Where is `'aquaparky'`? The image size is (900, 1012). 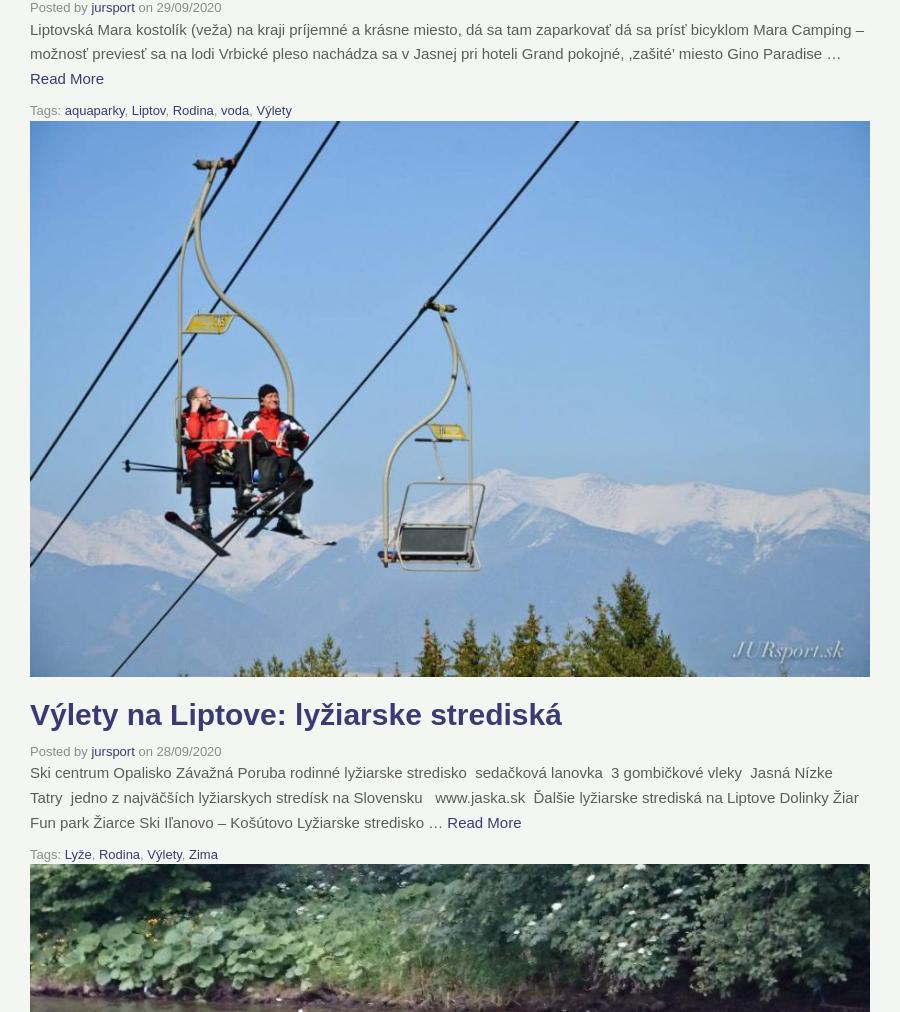 'aquaparky' is located at coordinates (92, 108).